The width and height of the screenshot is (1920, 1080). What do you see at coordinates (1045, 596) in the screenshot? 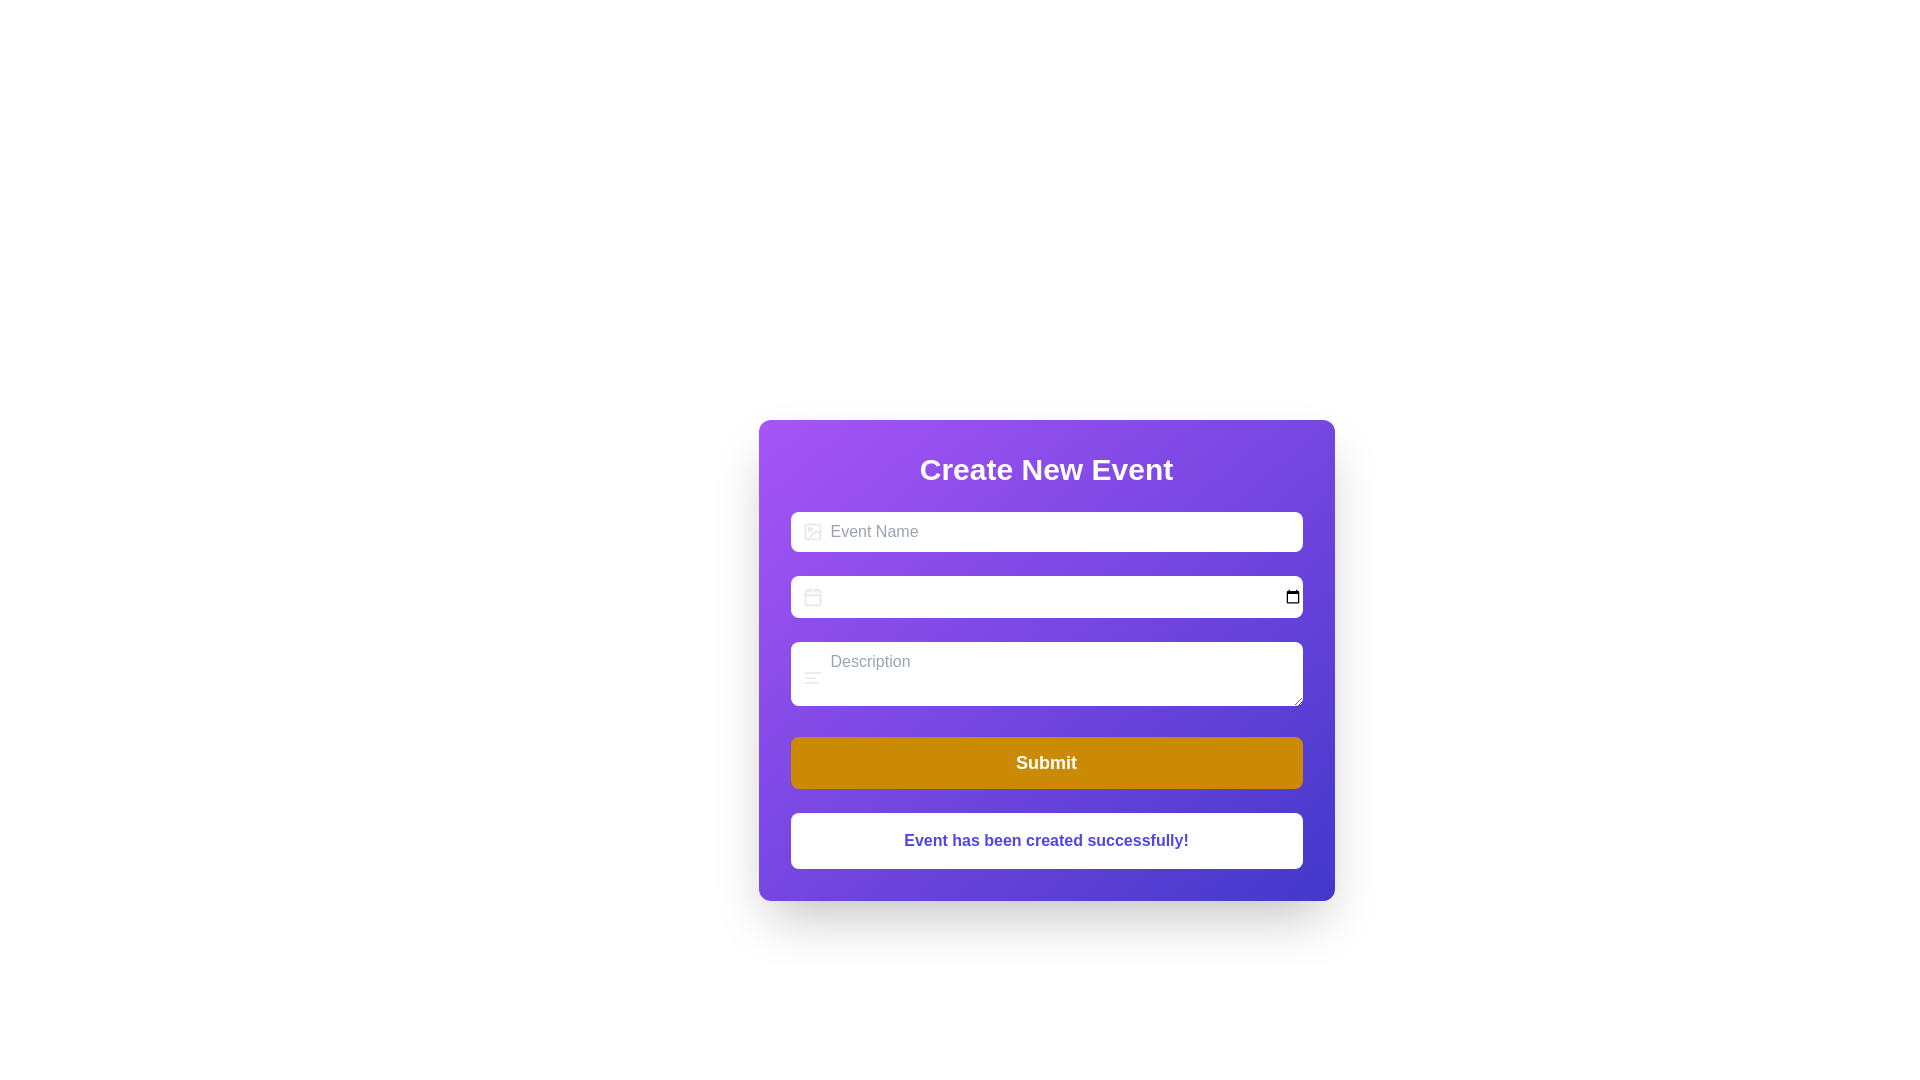
I see `the Date picker input field` at bounding box center [1045, 596].